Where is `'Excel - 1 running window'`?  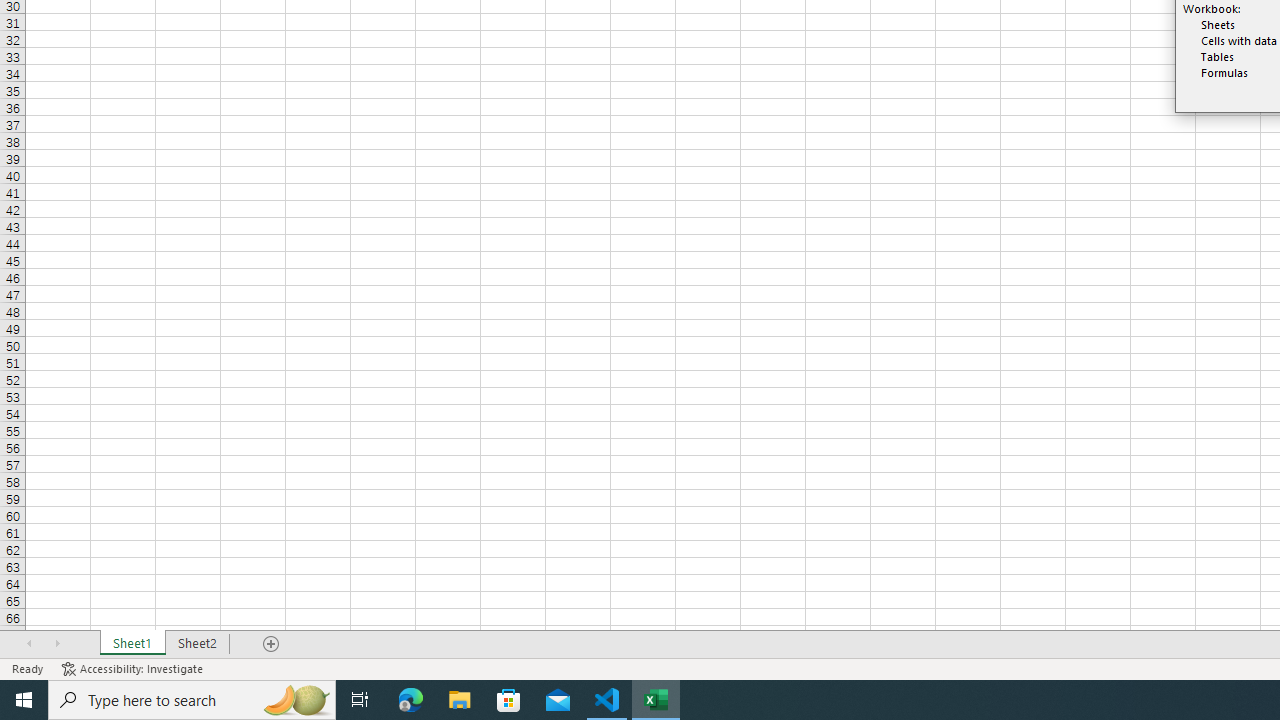
'Excel - 1 running window' is located at coordinates (656, 698).